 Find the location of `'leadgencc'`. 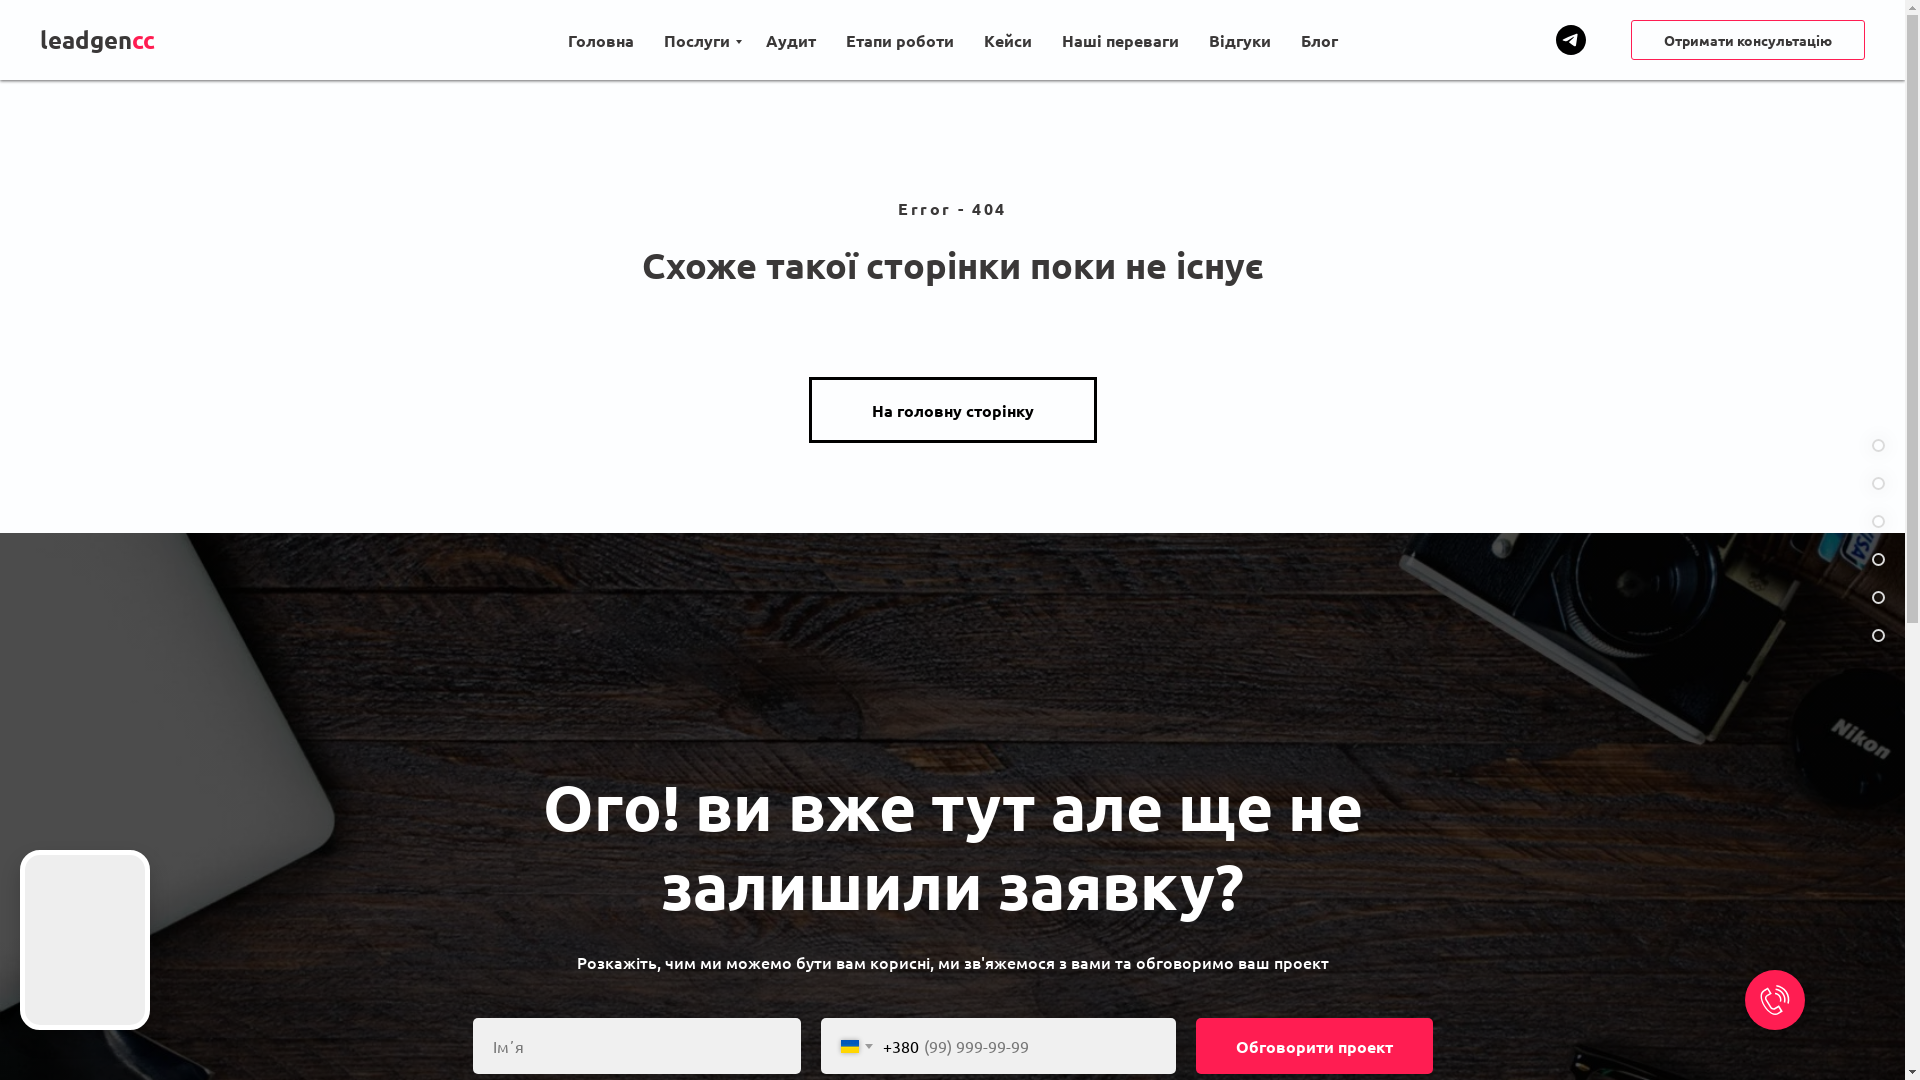

'leadgencc' is located at coordinates (39, 39).